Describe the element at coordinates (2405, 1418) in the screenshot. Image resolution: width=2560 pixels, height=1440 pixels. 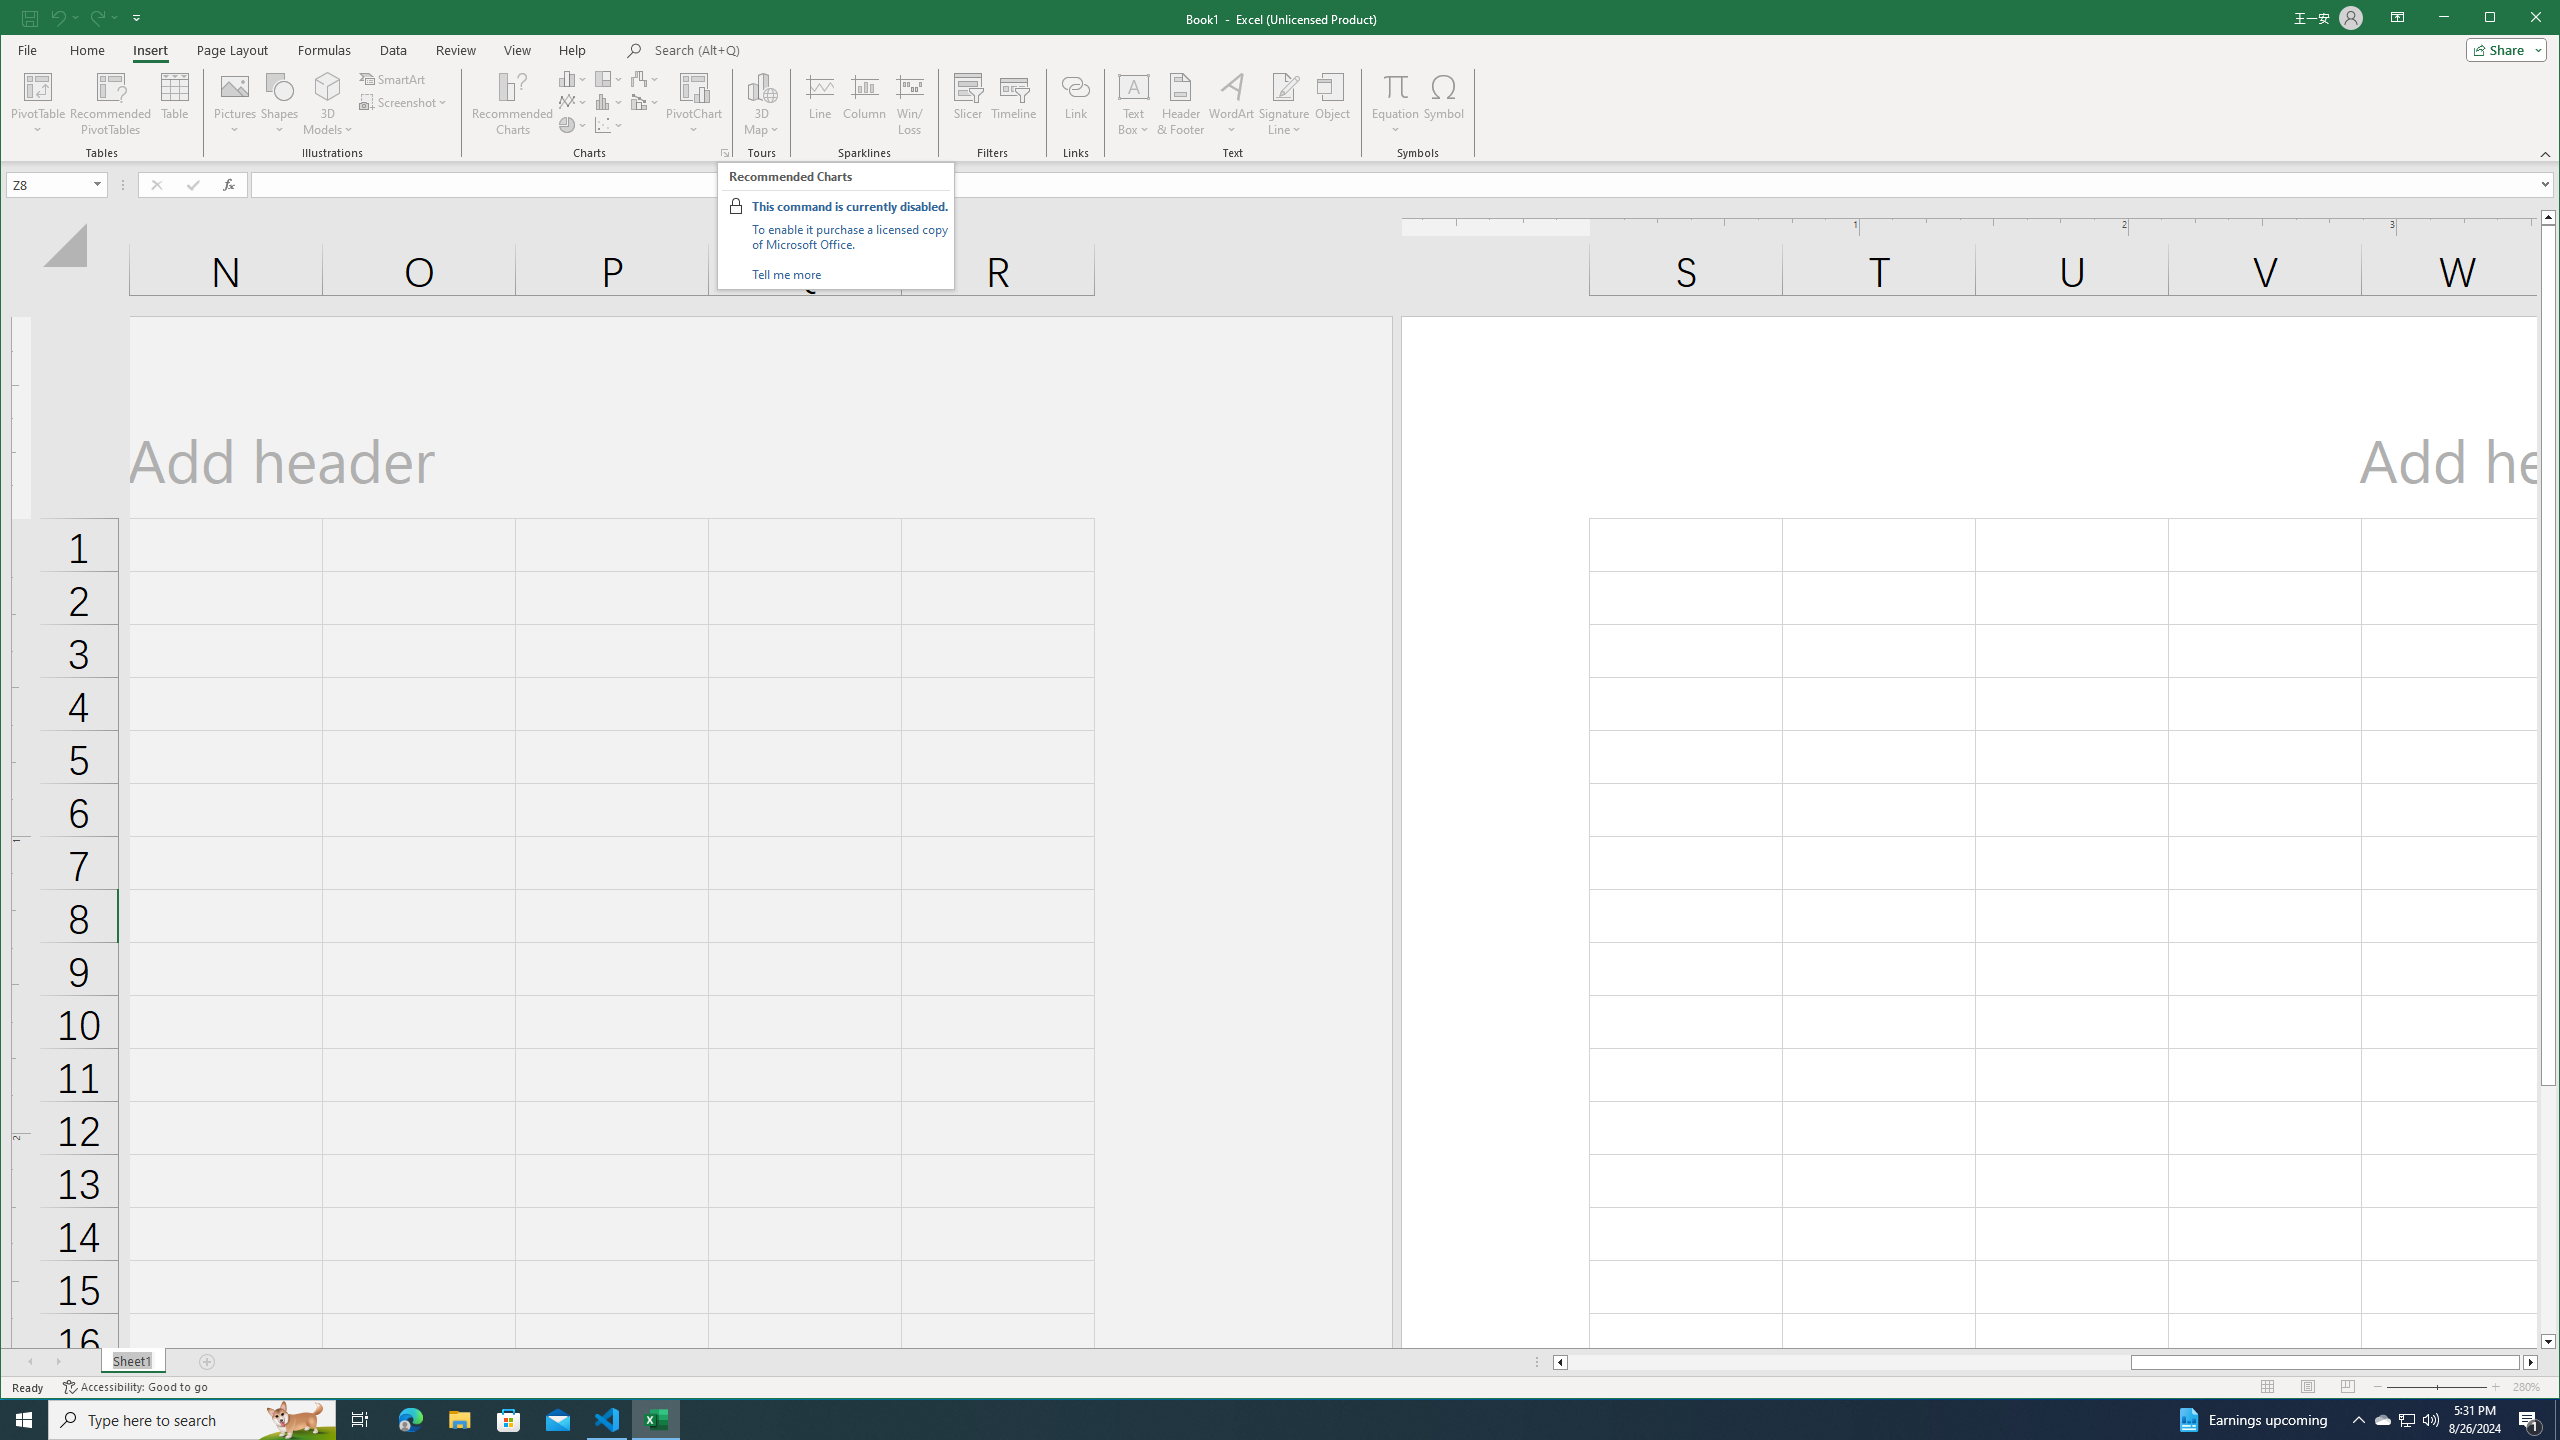
I see `'User Promoted Notification Area'` at that location.